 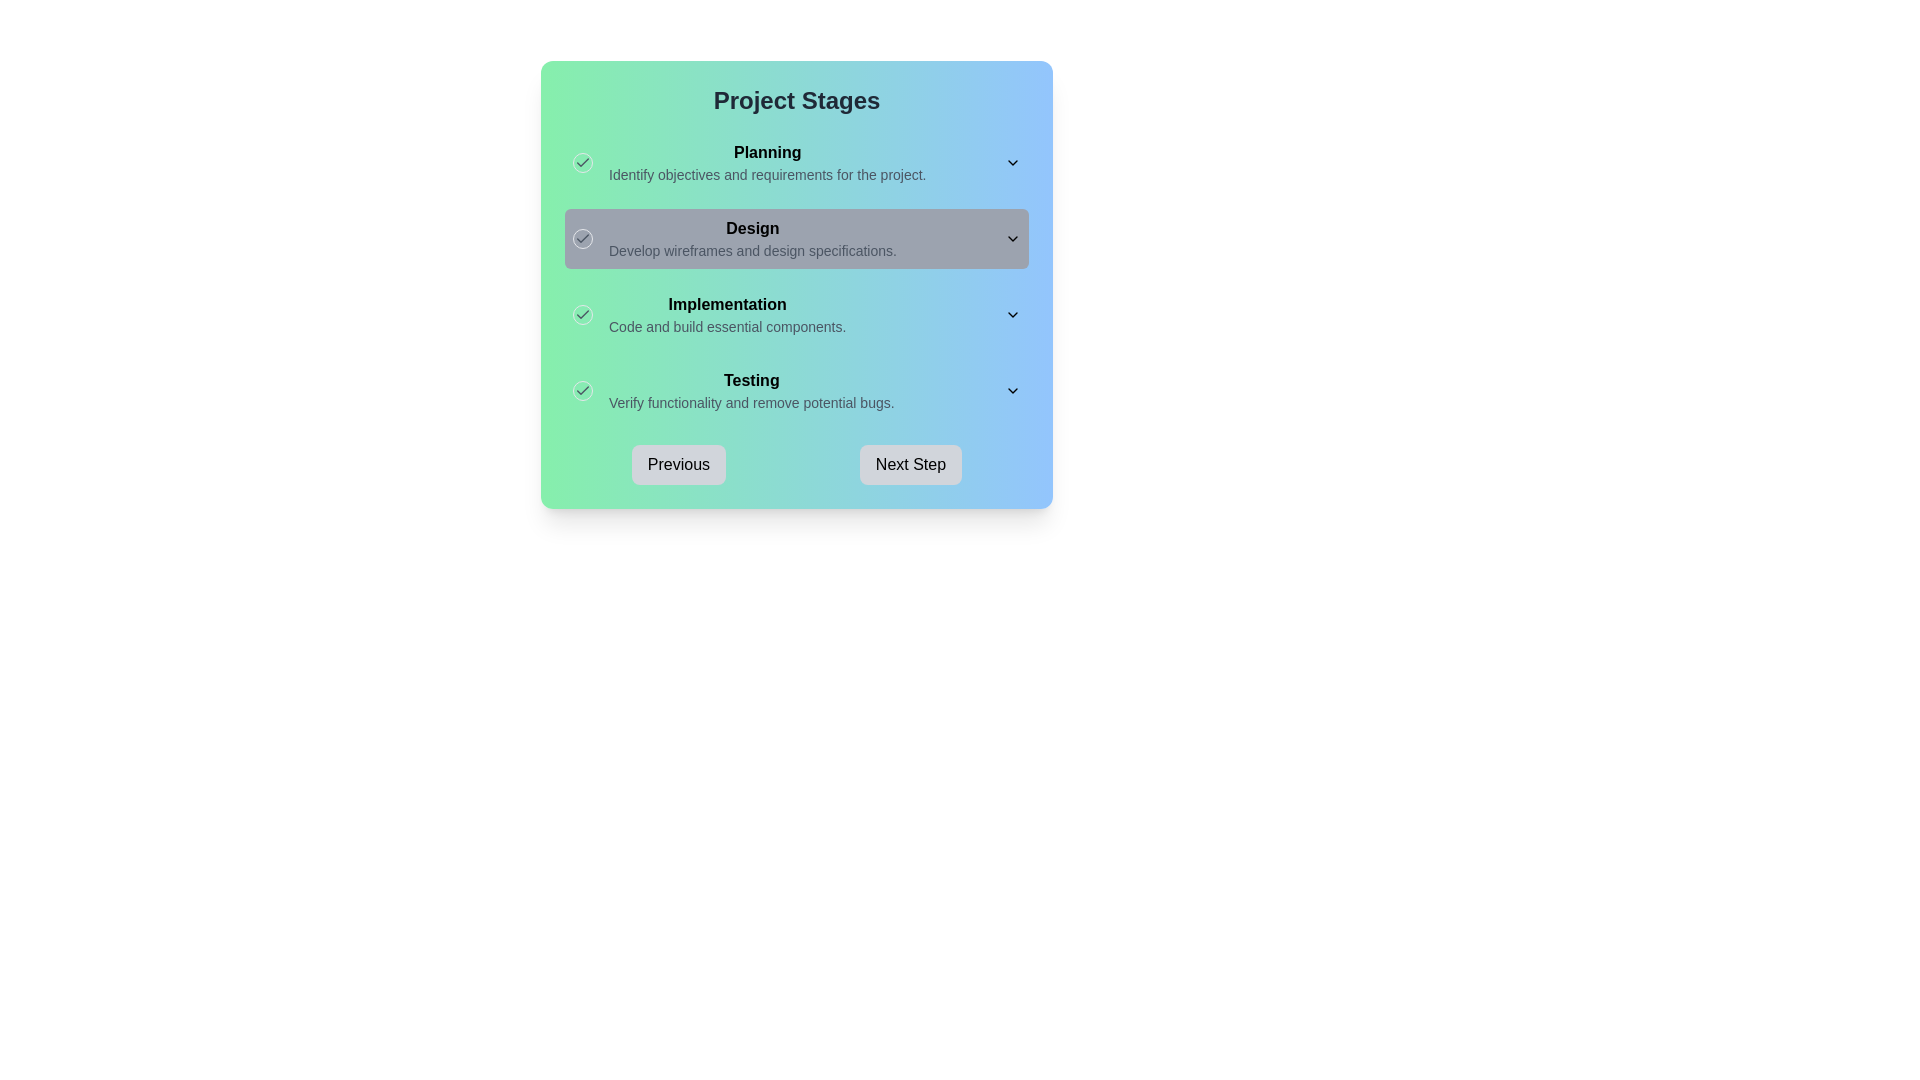 What do you see at coordinates (1012, 315) in the screenshot?
I see `the toggle button located immediately to the right of the 'Implementation' task entry` at bounding box center [1012, 315].